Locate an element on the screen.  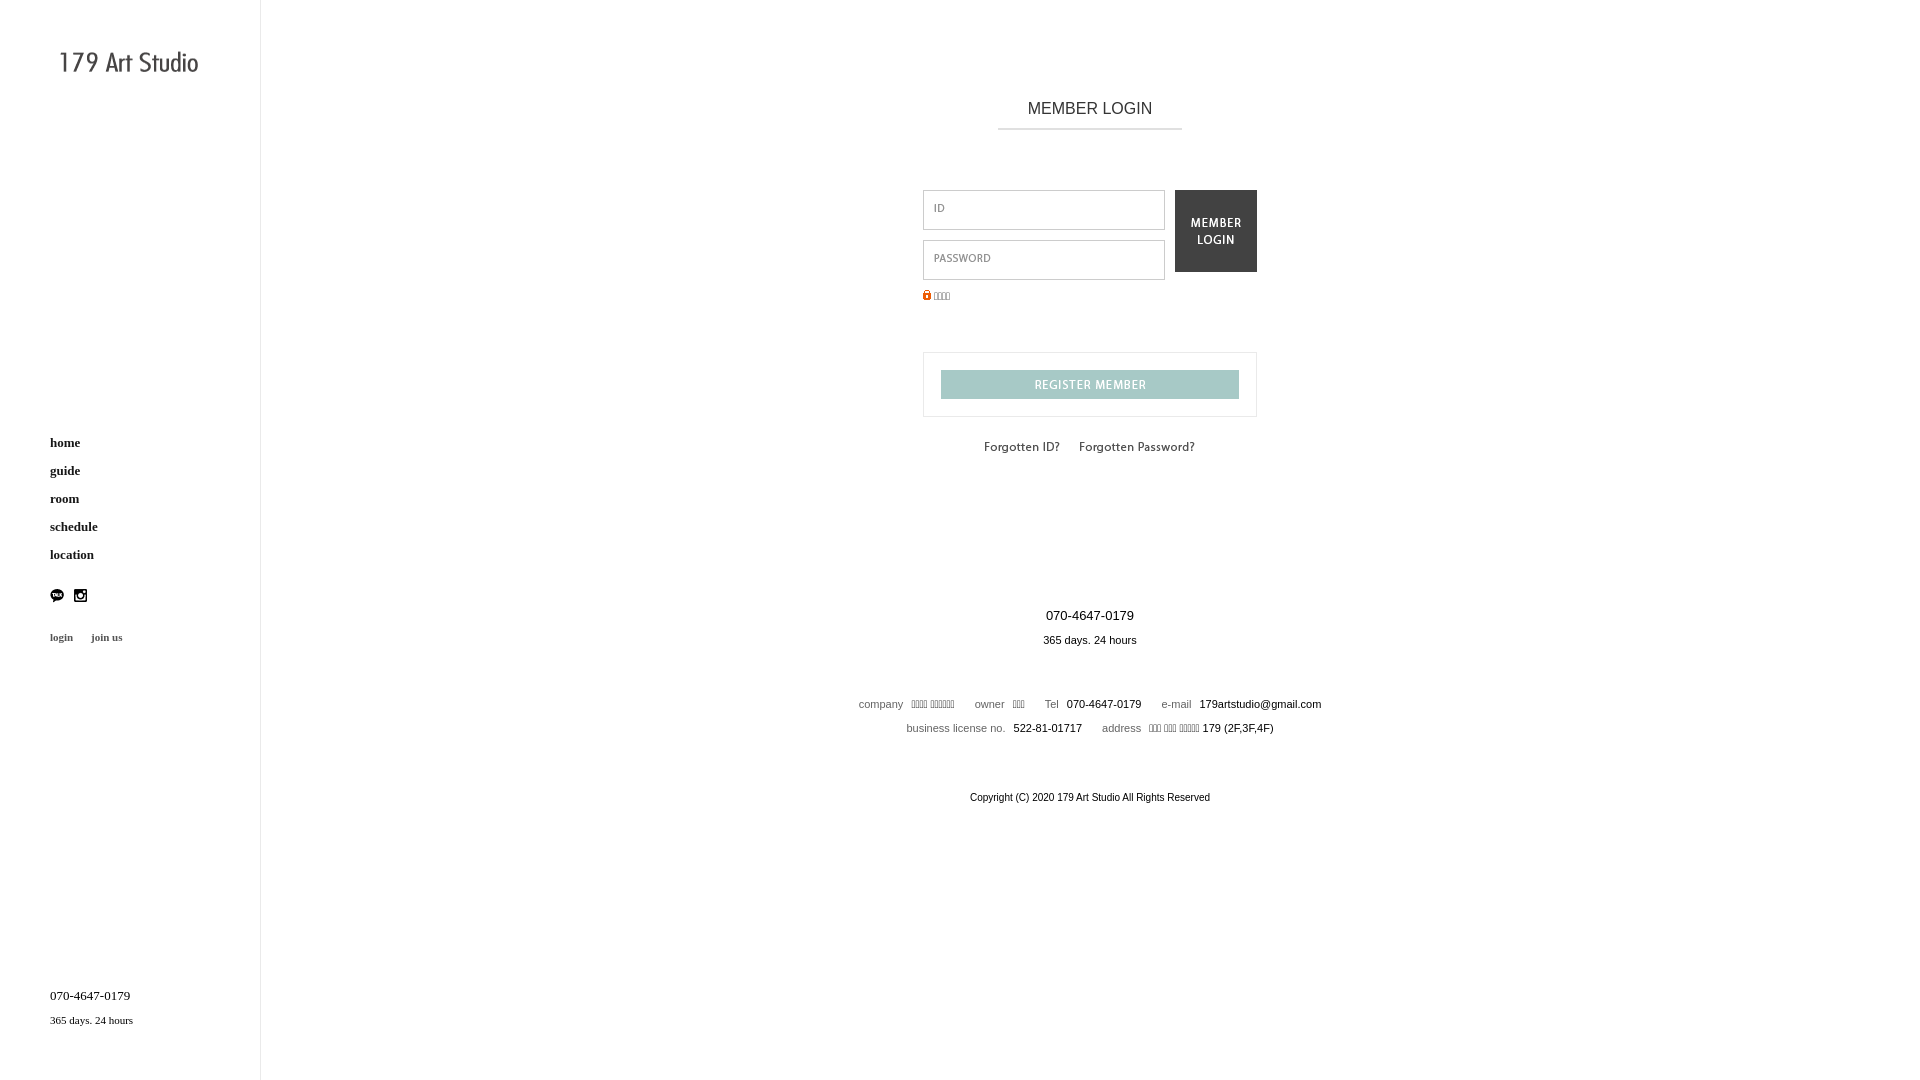
'guide' is located at coordinates (128, 470).